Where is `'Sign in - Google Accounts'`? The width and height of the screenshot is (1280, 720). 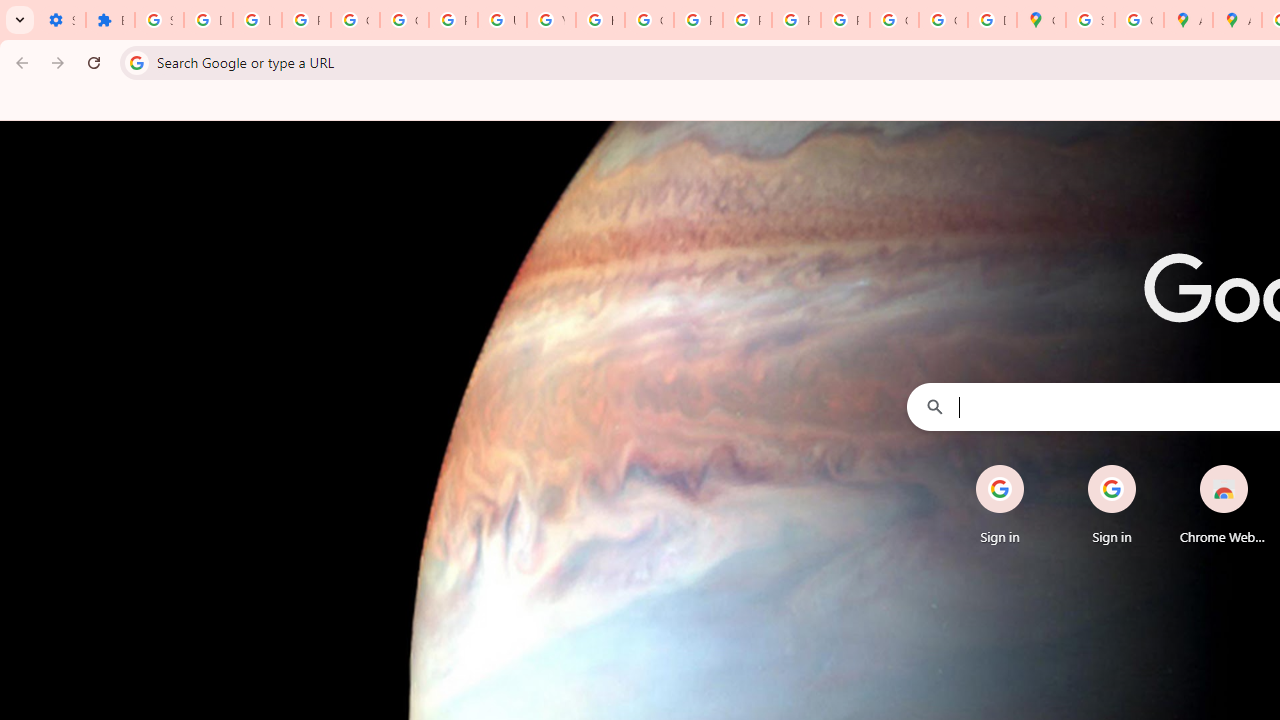
'Sign in - Google Accounts' is located at coordinates (1089, 20).